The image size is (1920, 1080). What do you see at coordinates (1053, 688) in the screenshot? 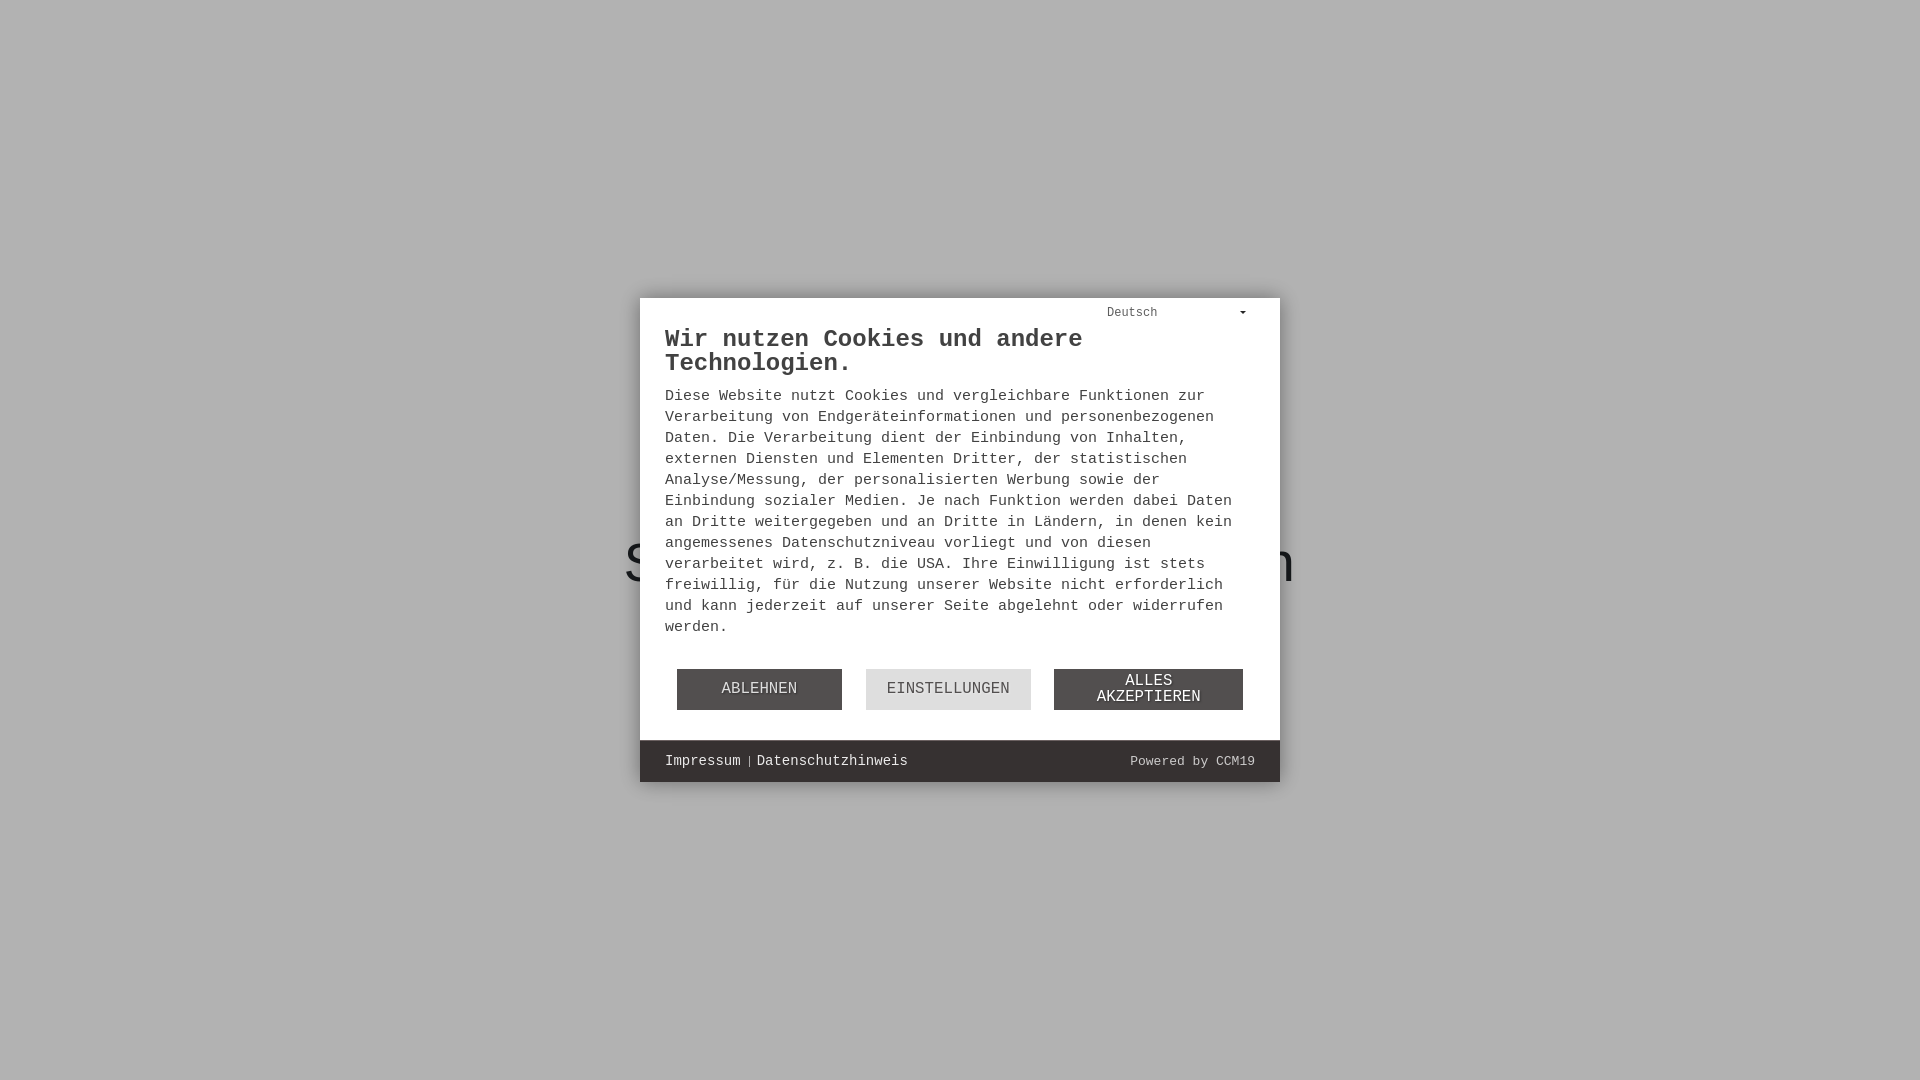
I see `'ALLES AKZEPTIEREN'` at bounding box center [1053, 688].